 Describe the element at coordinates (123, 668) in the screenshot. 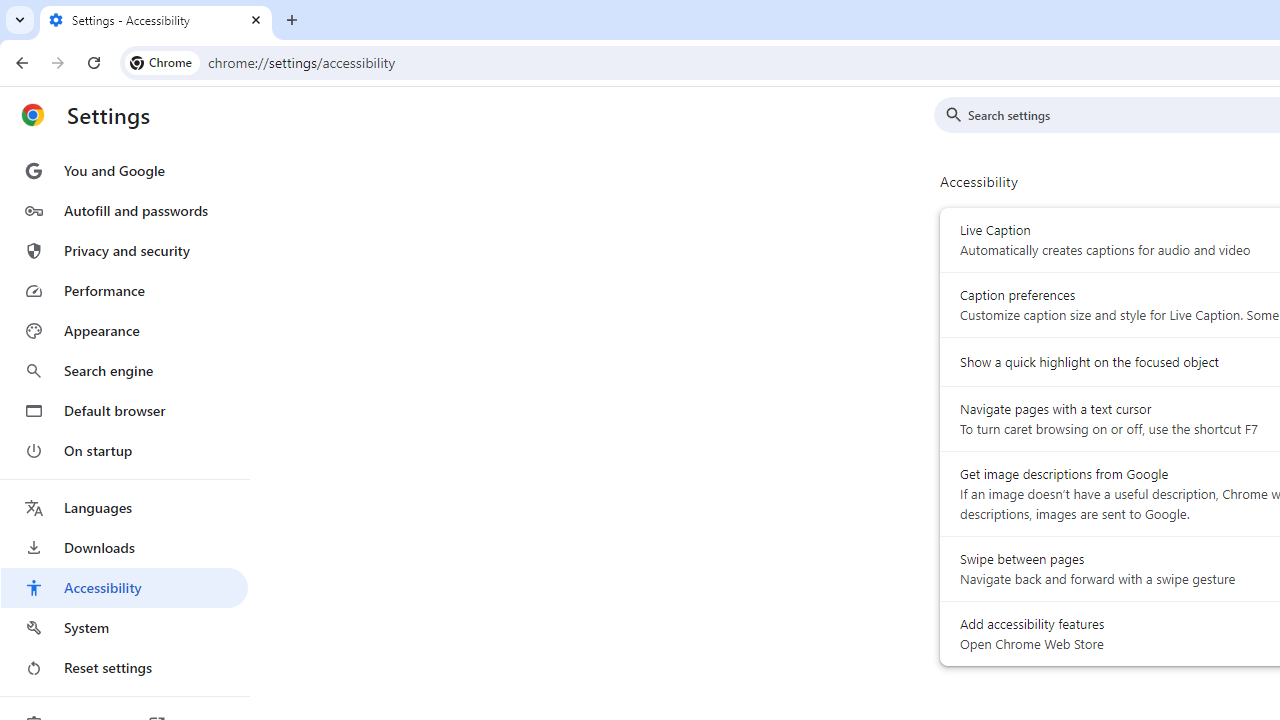

I see `'Reset settings'` at that location.